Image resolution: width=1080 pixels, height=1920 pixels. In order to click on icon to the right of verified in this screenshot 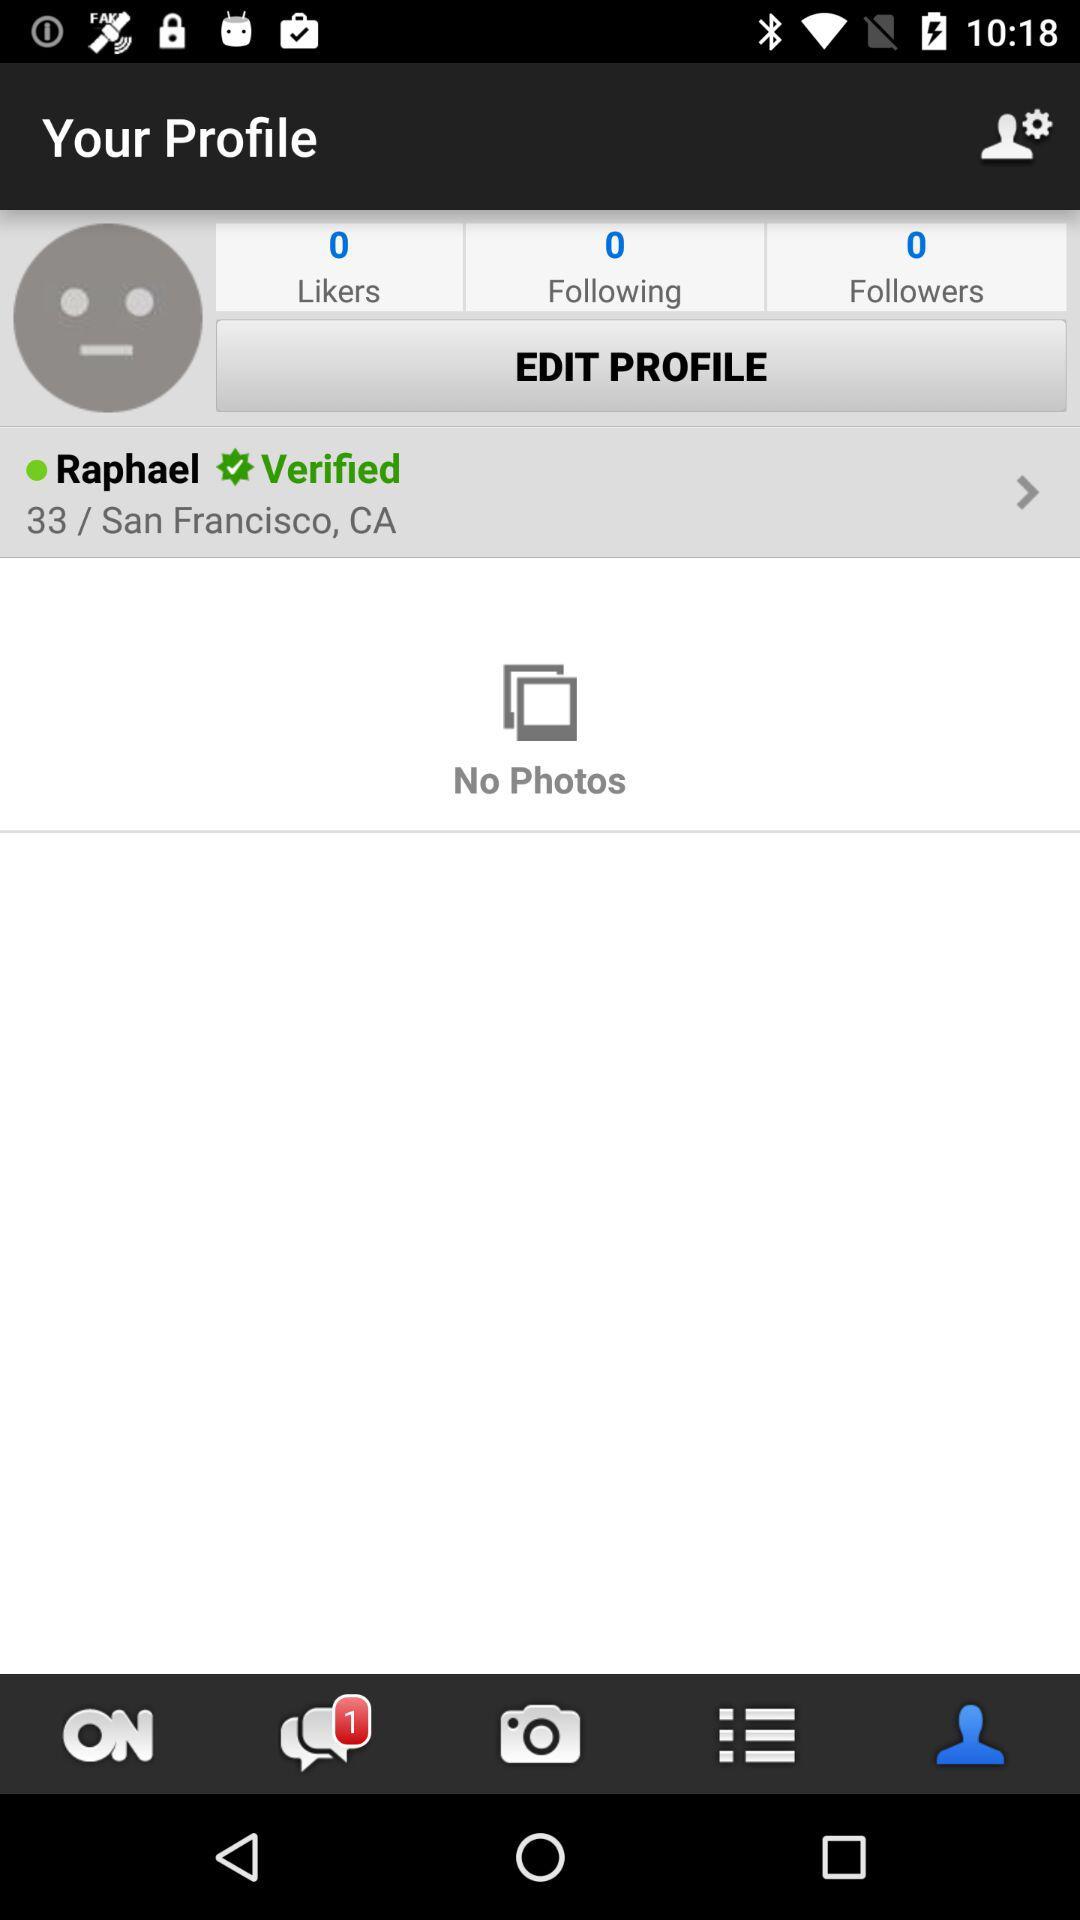, I will do `click(707, 466)`.